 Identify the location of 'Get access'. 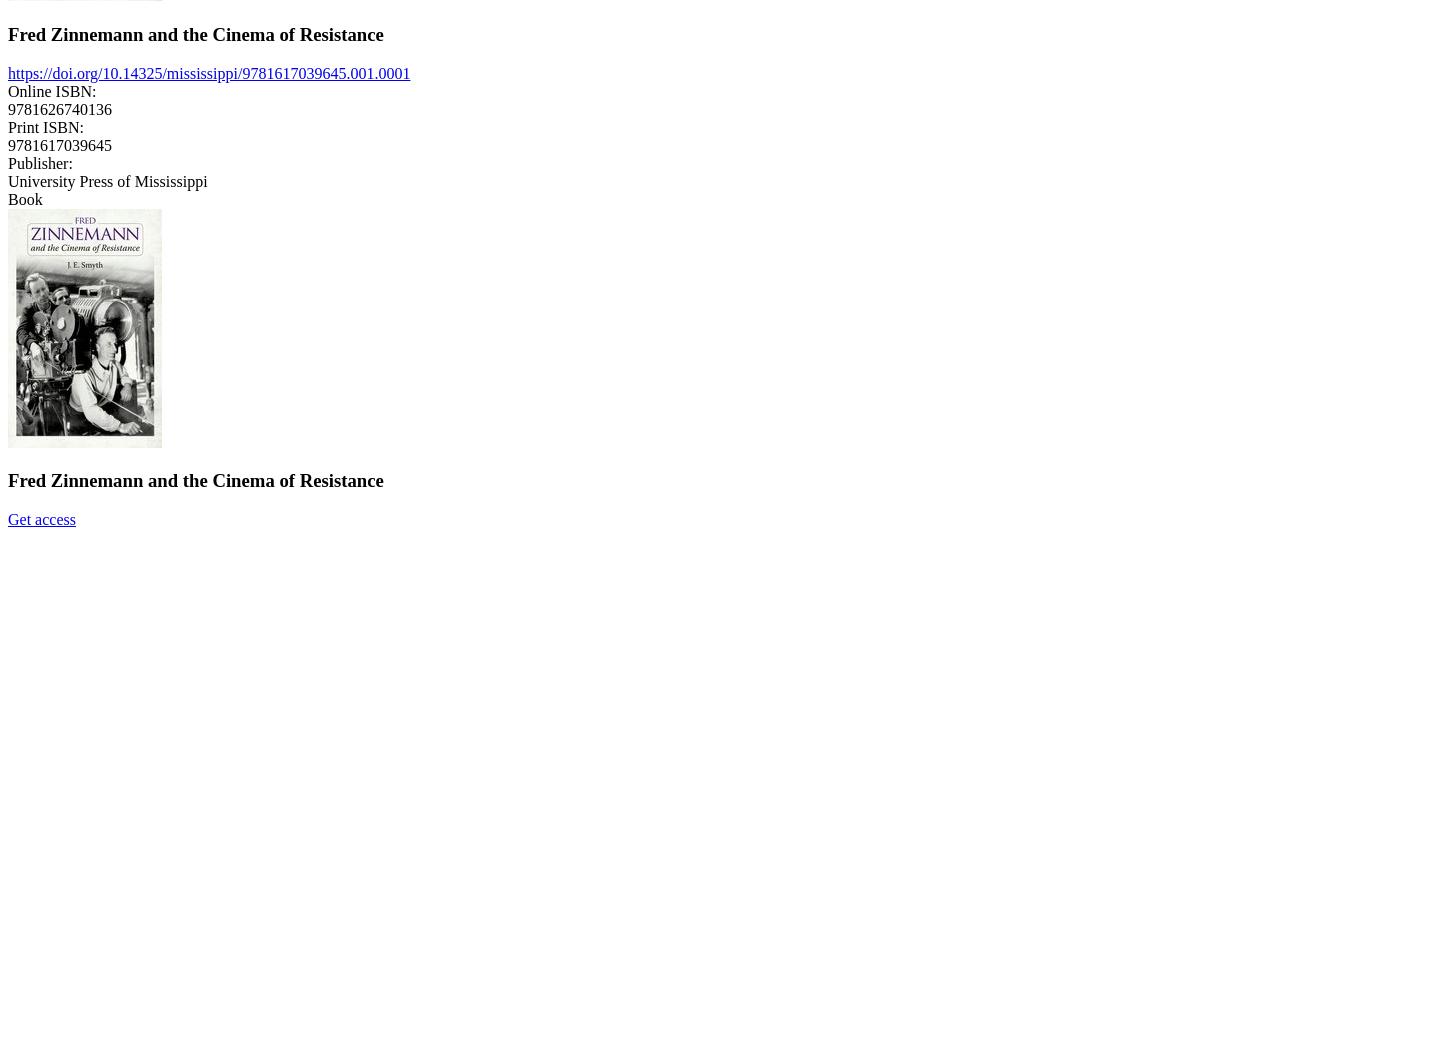
(41, 519).